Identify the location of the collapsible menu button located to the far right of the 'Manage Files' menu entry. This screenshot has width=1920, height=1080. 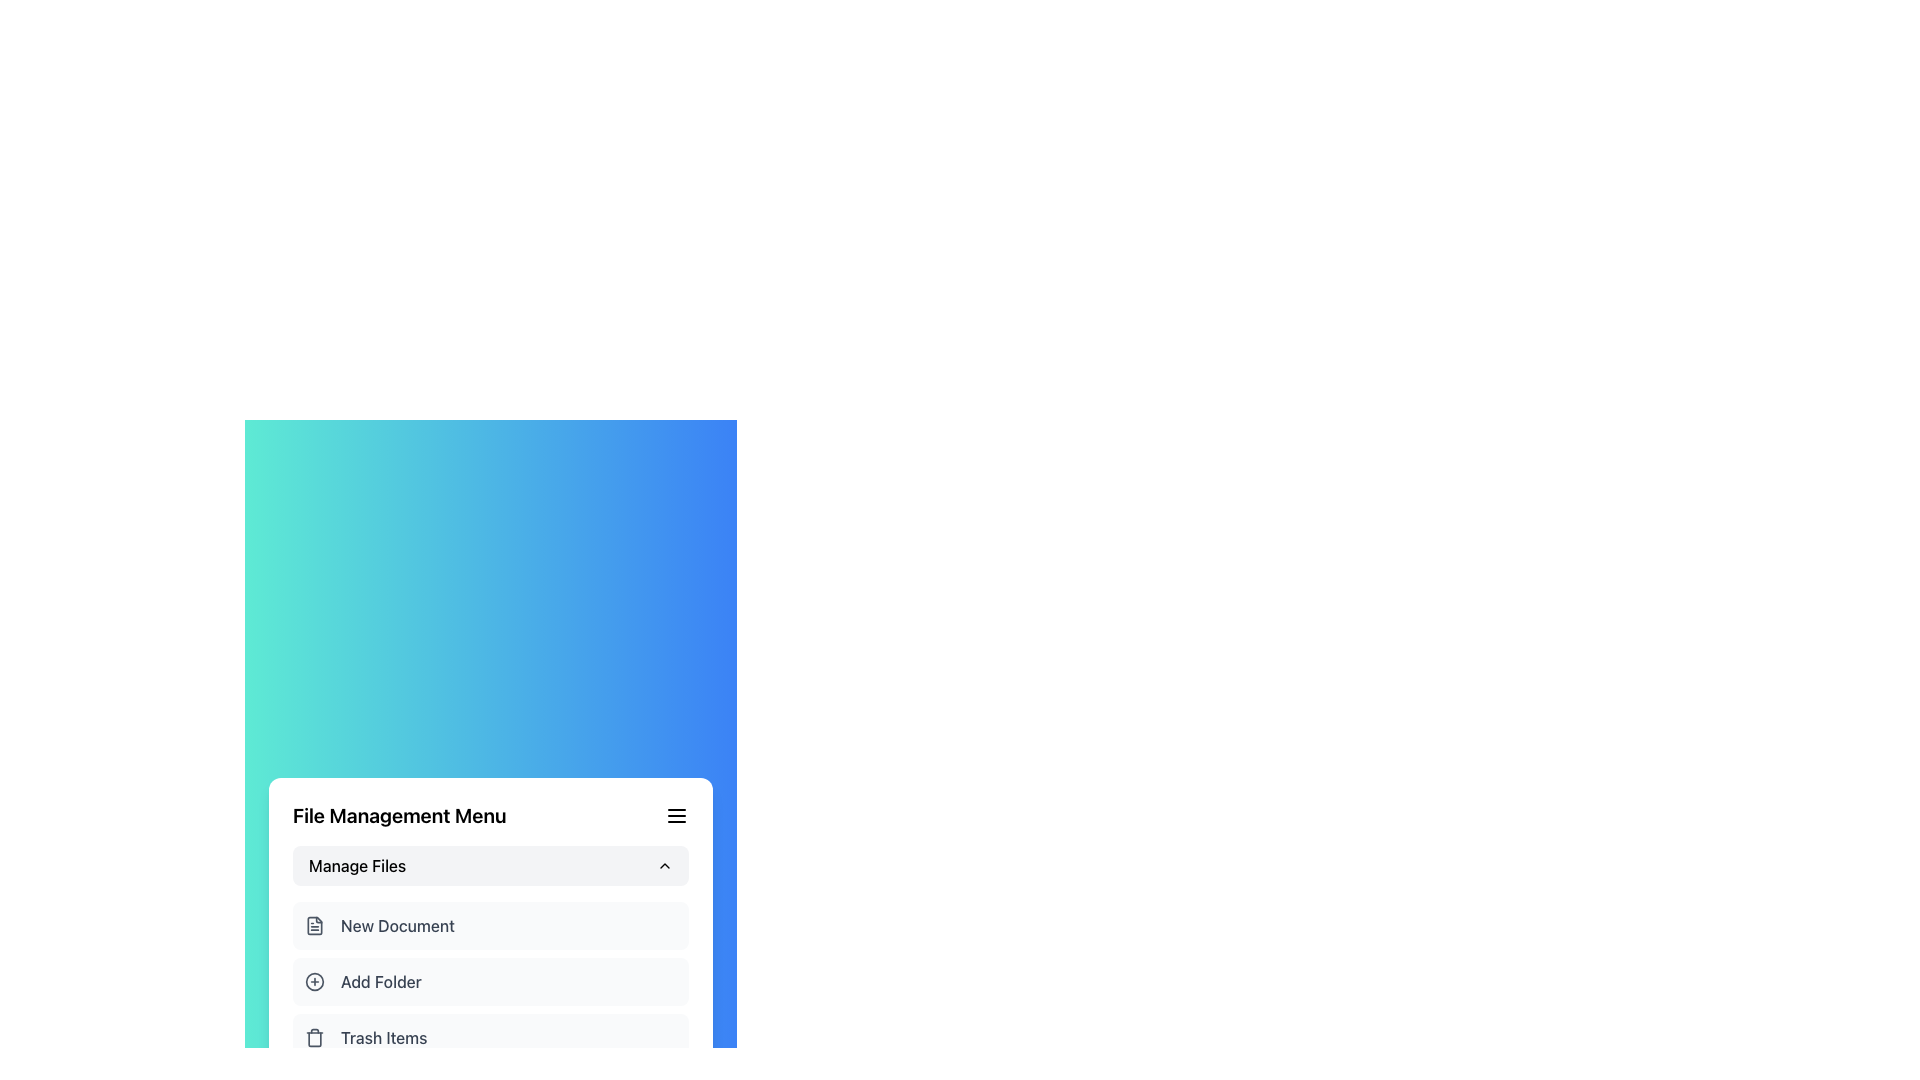
(665, 865).